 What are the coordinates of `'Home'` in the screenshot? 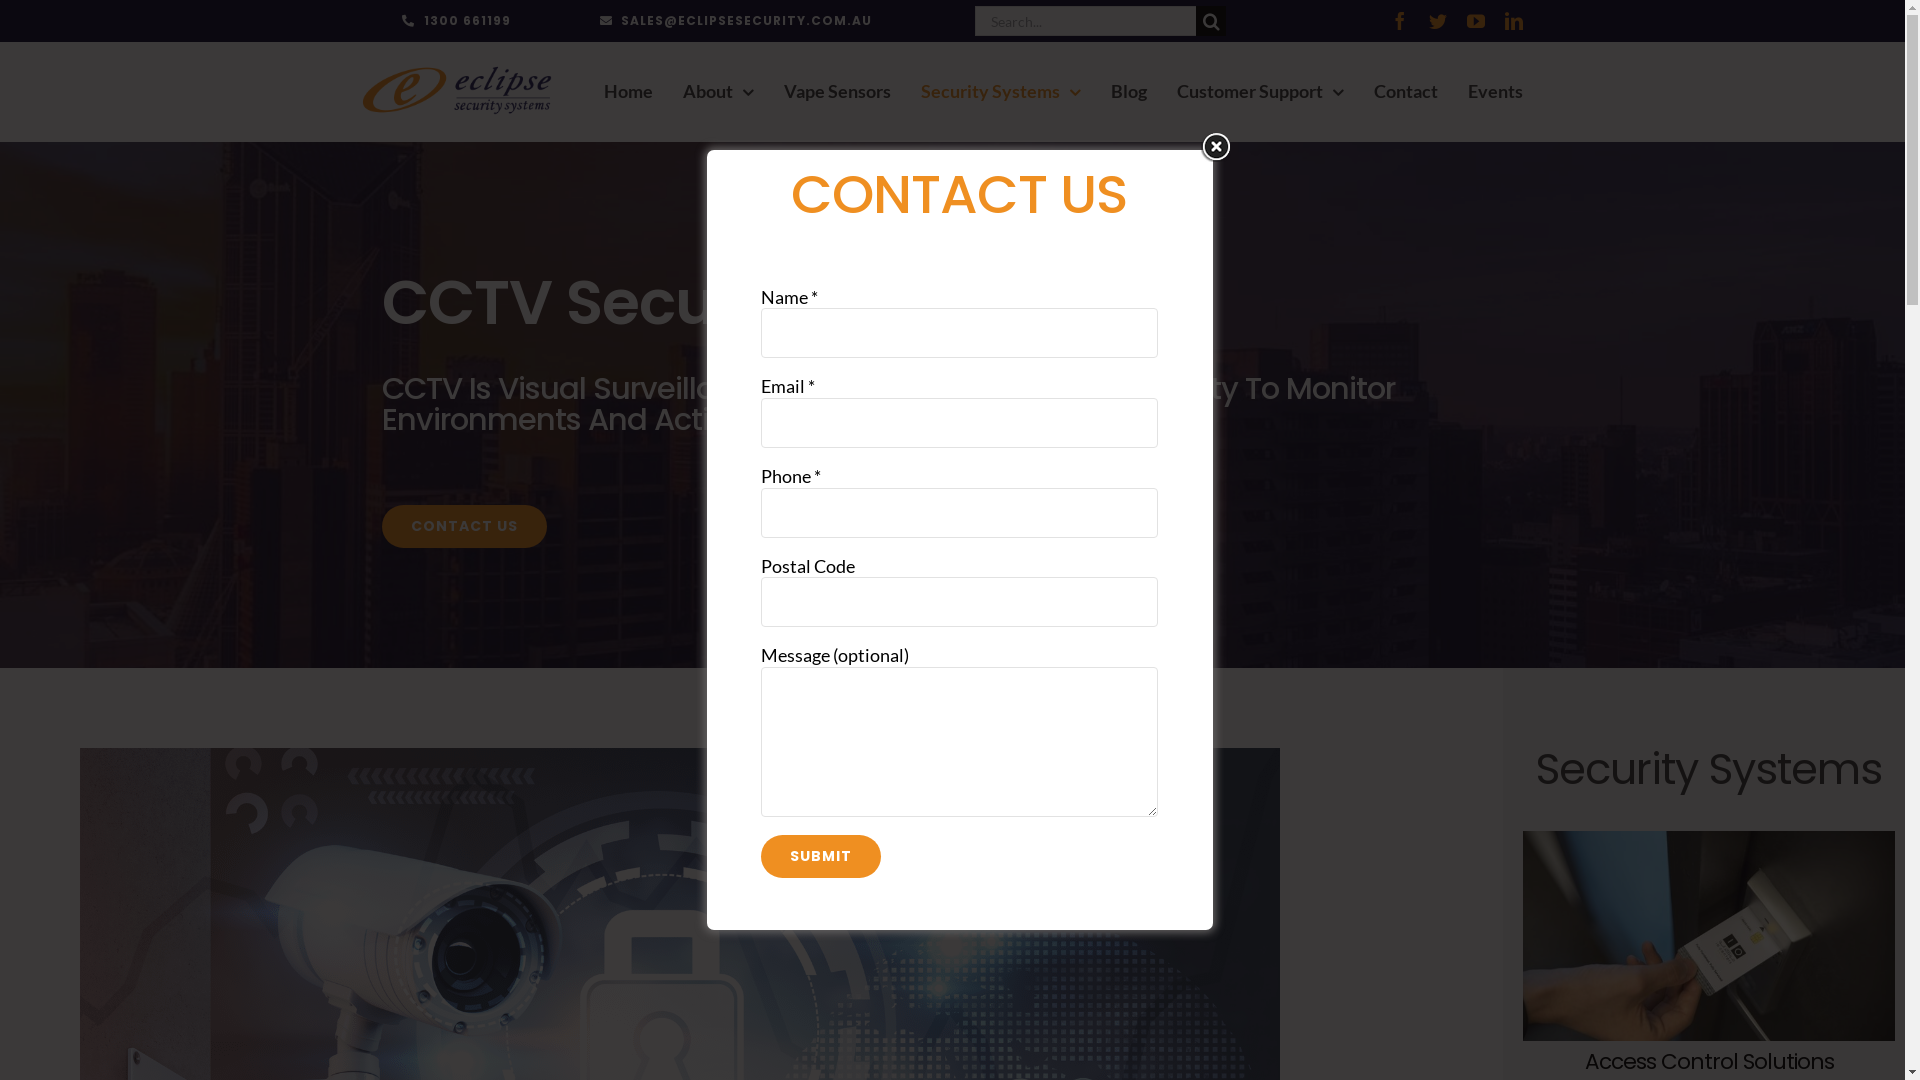 It's located at (627, 92).